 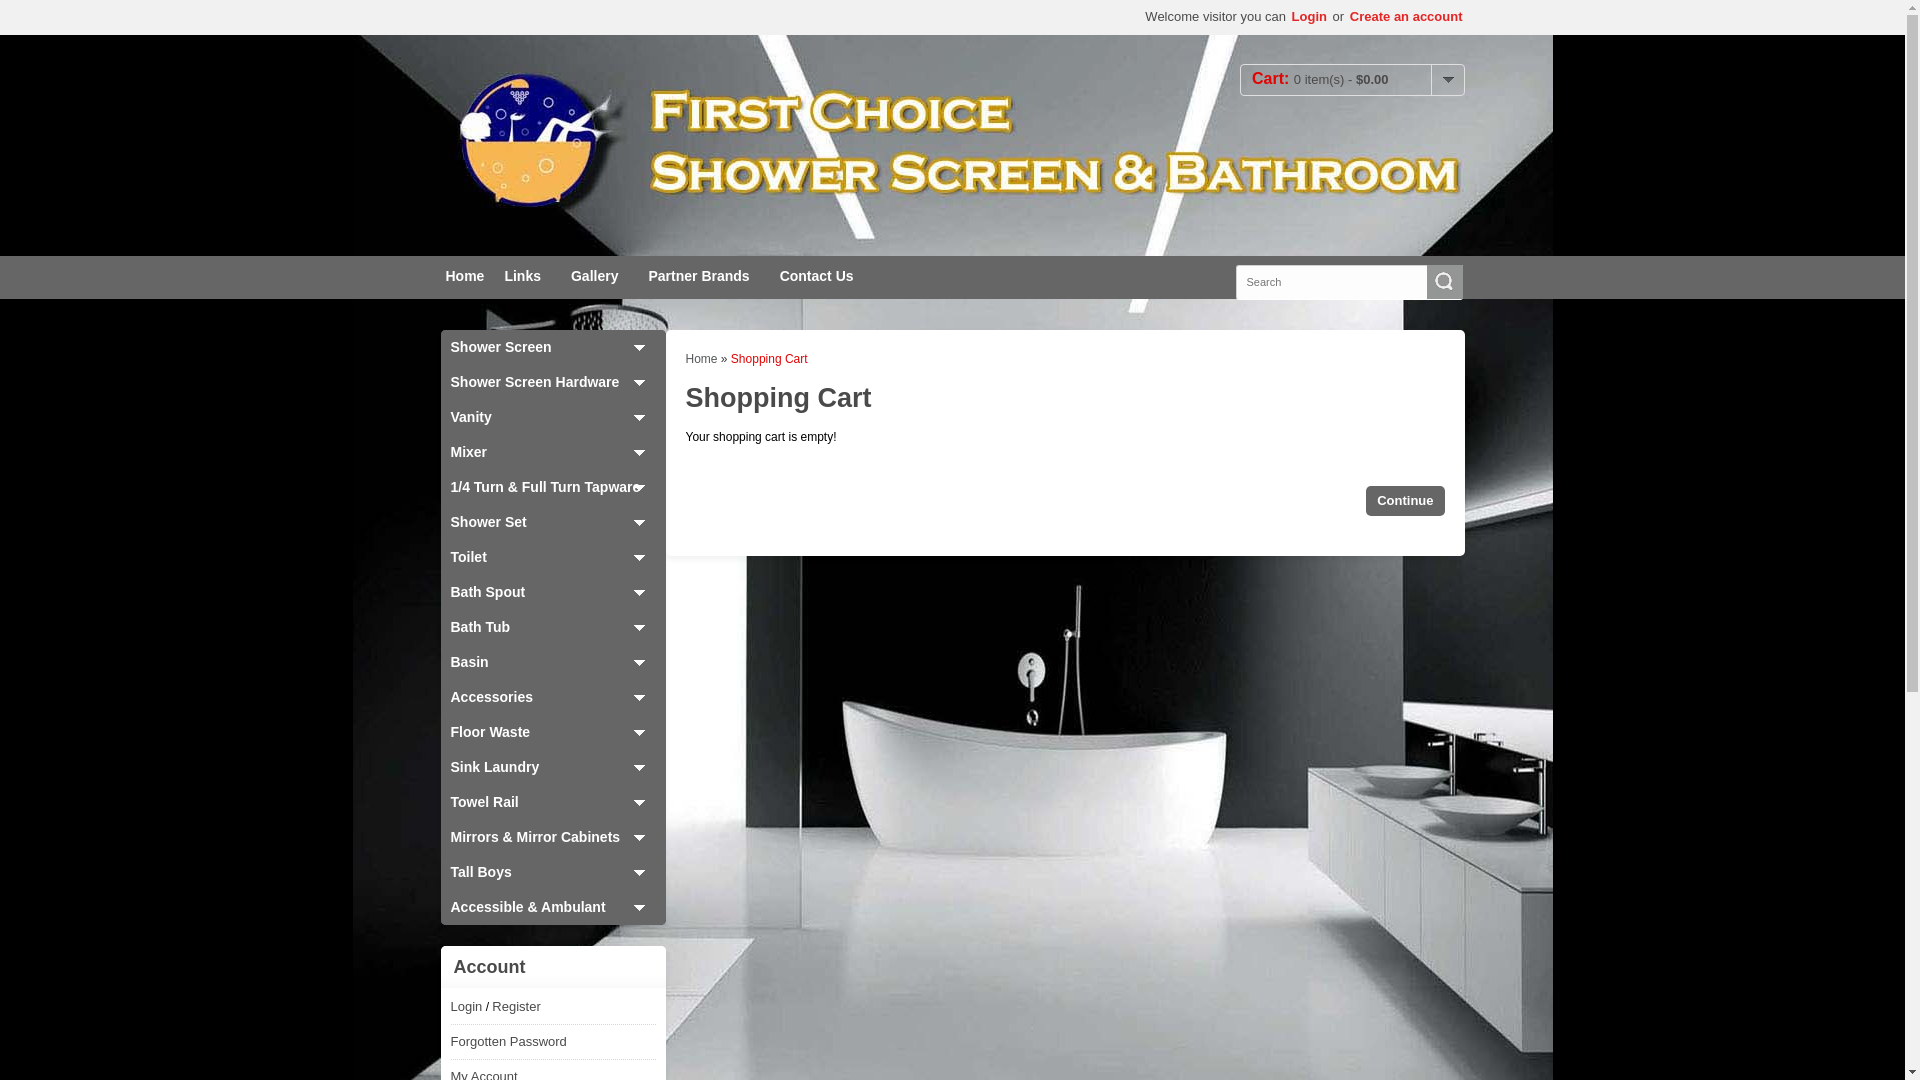 What do you see at coordinates (552, 766) in the screenshot?
I see `'Sink Laundry'` at bounding box center [552, 766].